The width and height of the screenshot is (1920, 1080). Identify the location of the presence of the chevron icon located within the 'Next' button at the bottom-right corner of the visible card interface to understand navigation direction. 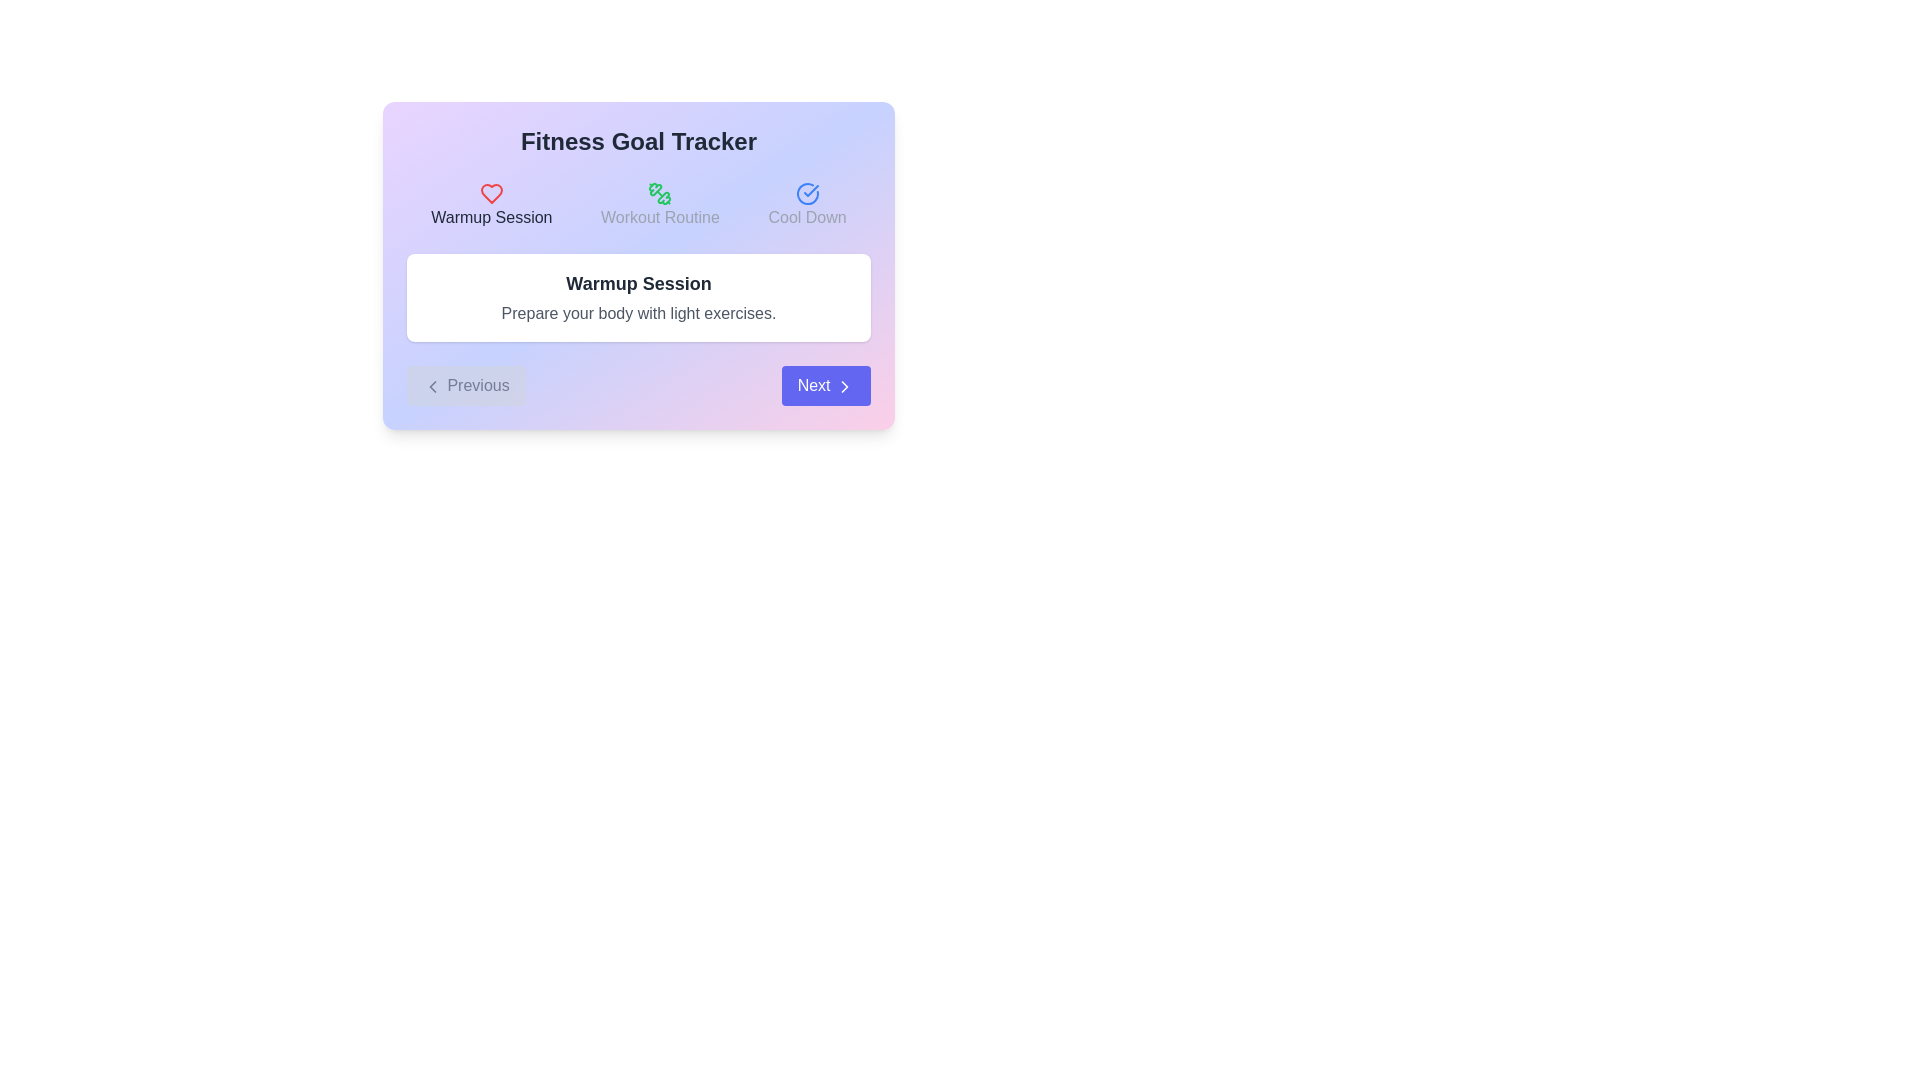
(844, 385).